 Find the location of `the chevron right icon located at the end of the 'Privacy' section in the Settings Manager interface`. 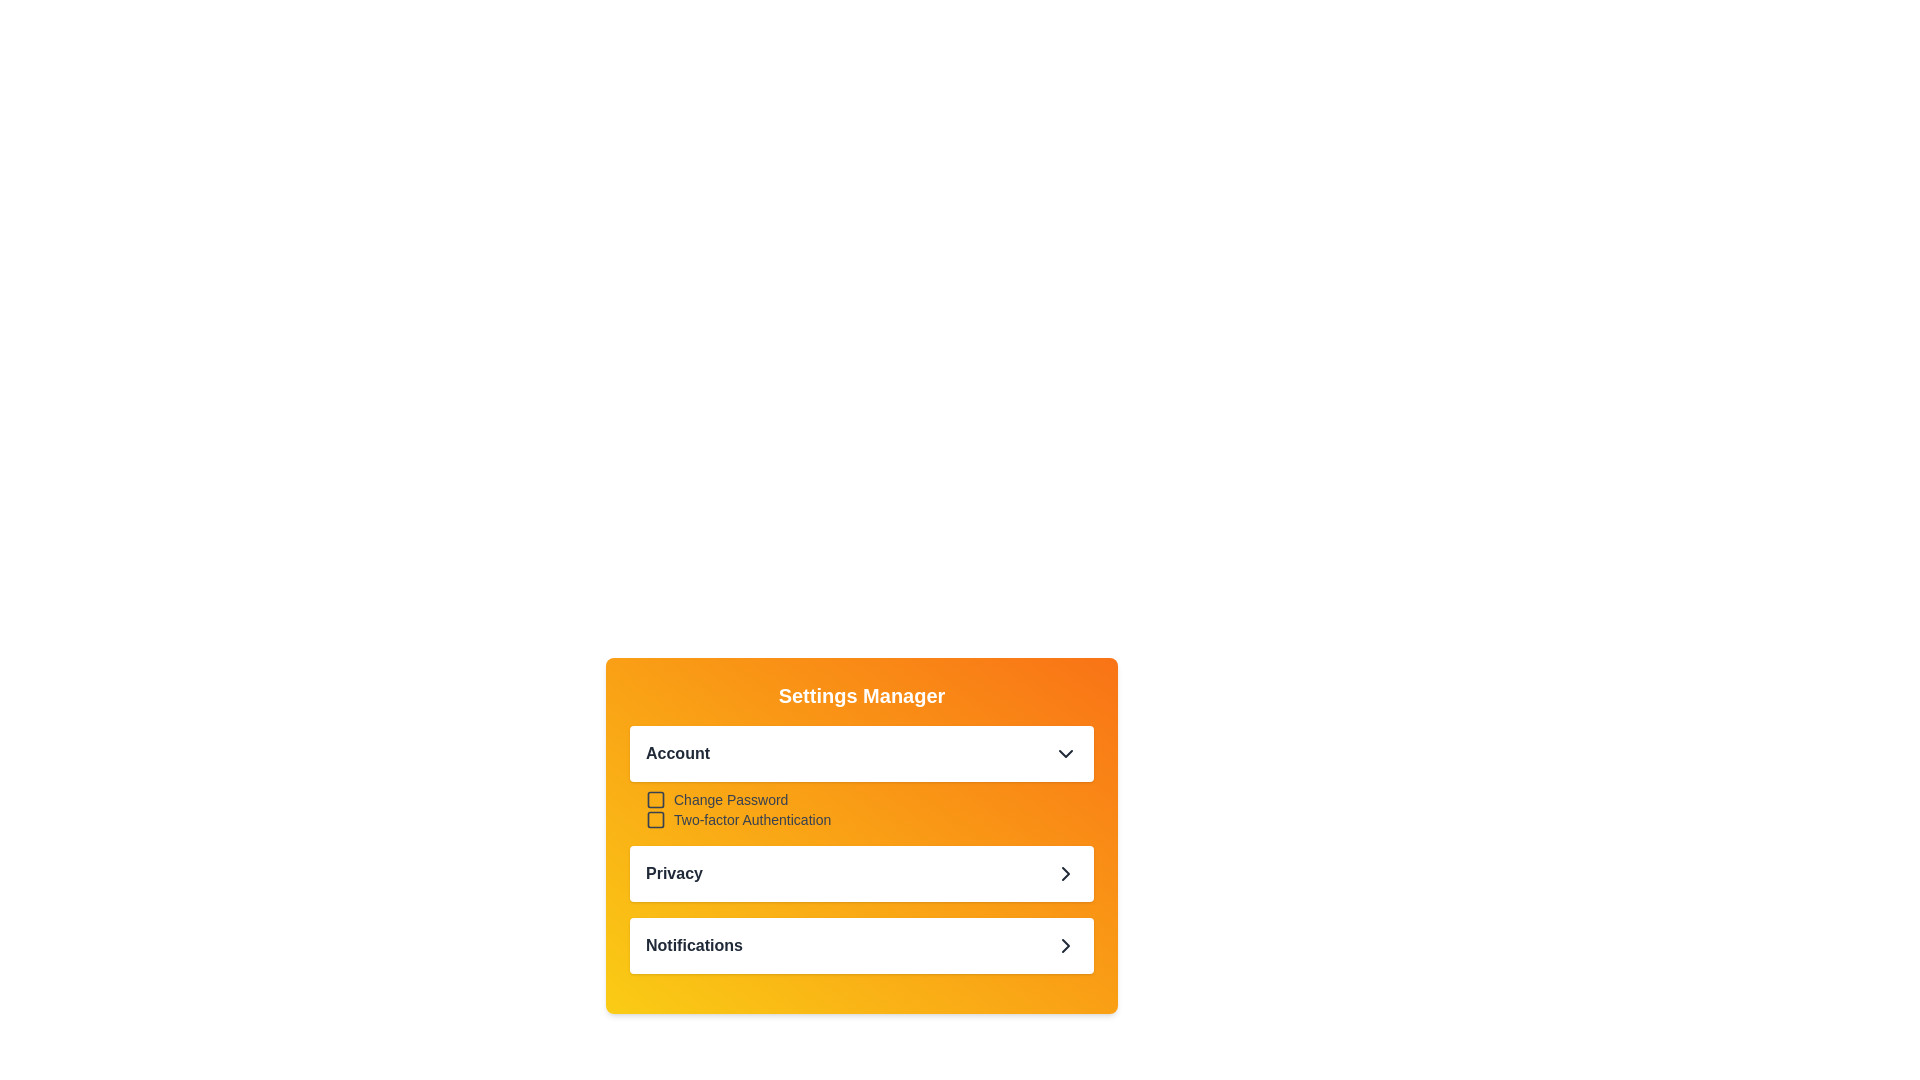

the chevron right icon located at the end of the 'Privacy' section in the Settings Manager interface is located at coordinates (1064, 873).